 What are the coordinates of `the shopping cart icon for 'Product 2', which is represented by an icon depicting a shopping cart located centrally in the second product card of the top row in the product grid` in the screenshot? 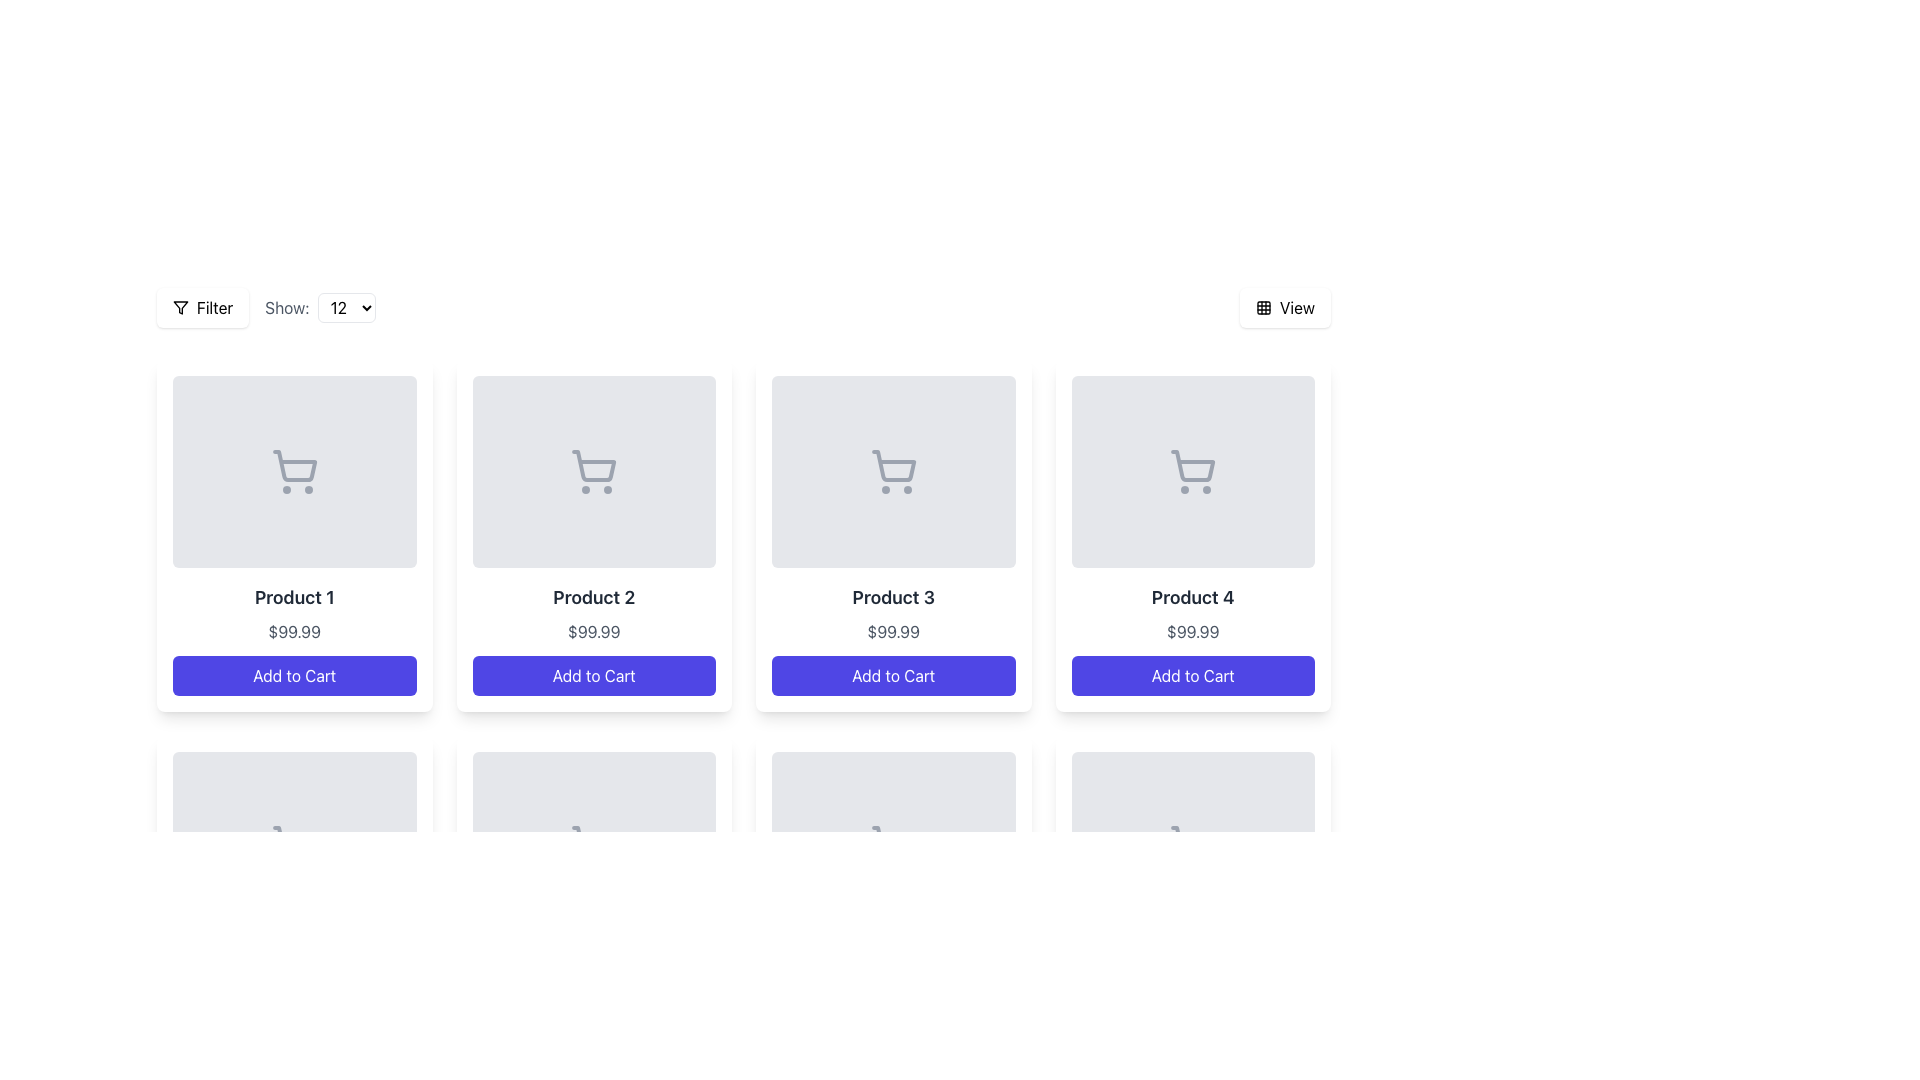 It's located at (593, 466).